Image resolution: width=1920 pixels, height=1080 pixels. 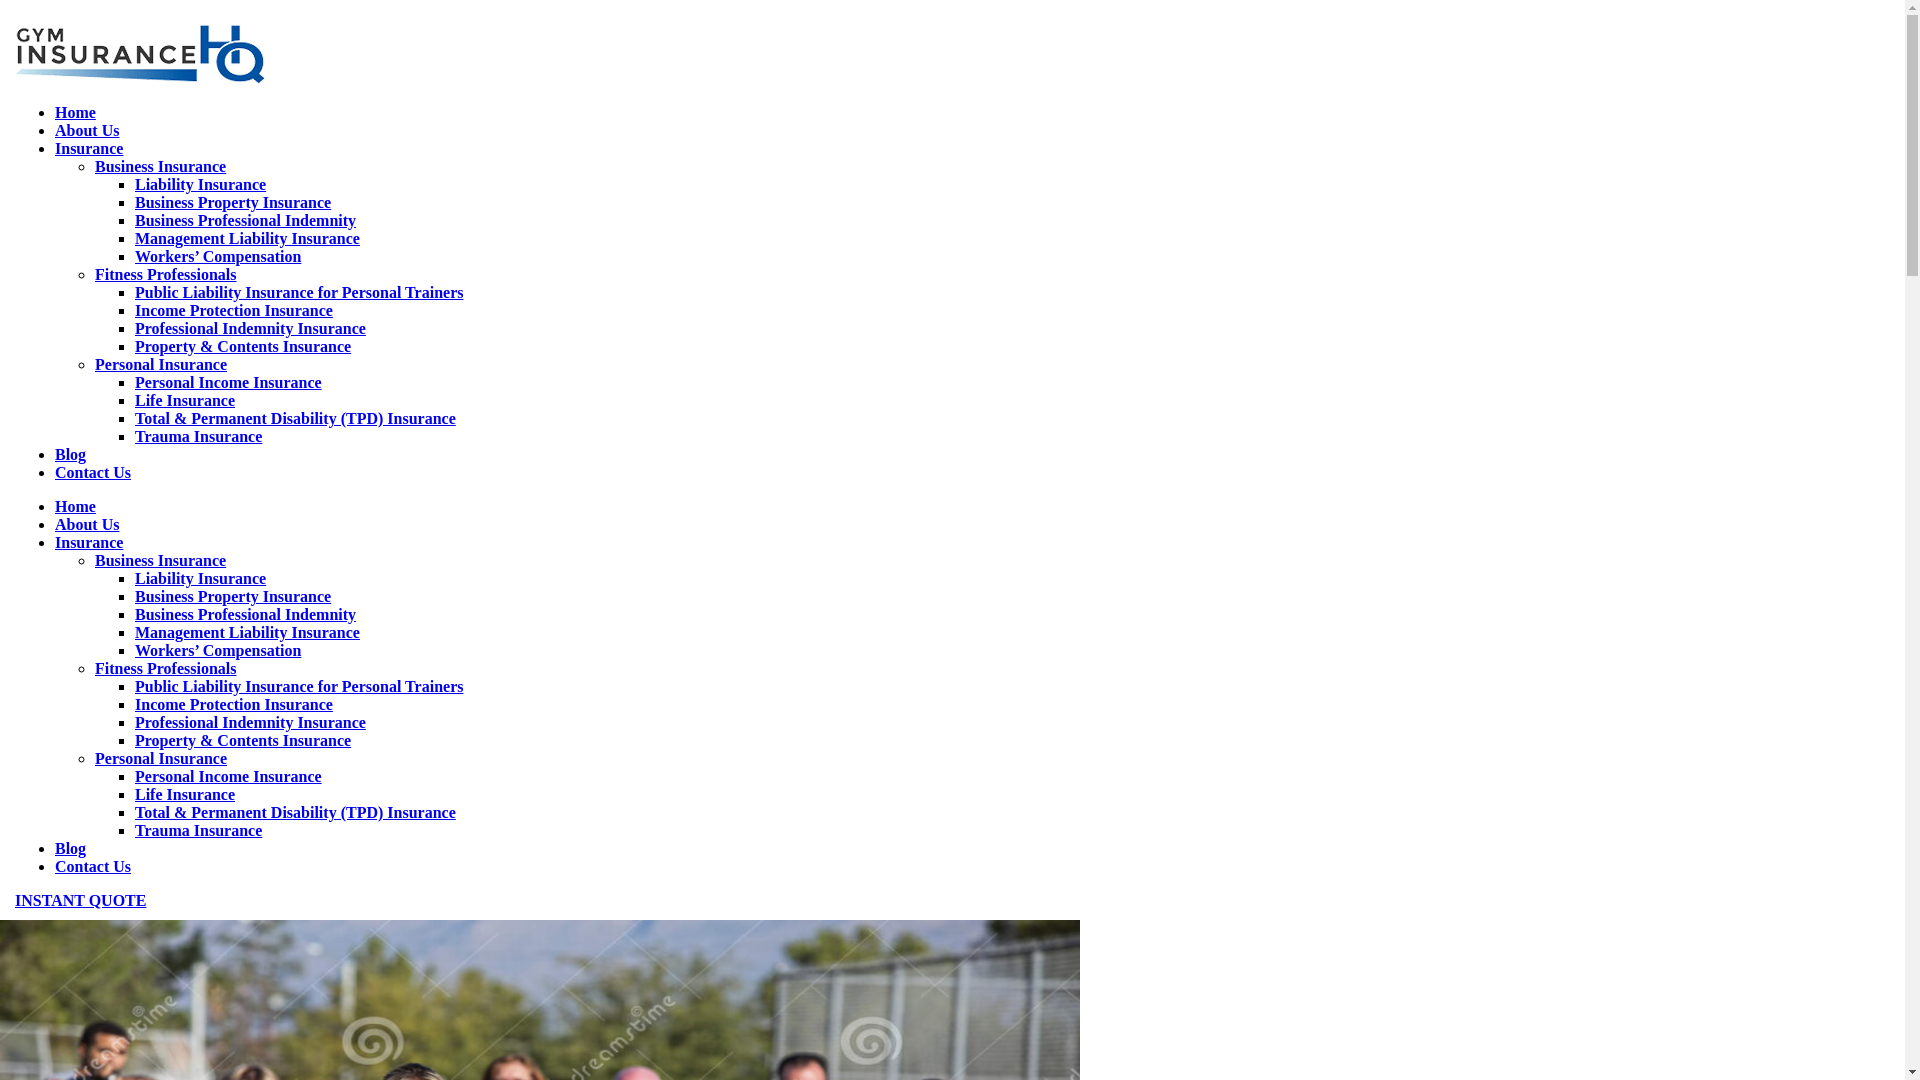 I want to click on 'Total & Permanent Disability (TPD) Insurance', so click(x=294, y=812).